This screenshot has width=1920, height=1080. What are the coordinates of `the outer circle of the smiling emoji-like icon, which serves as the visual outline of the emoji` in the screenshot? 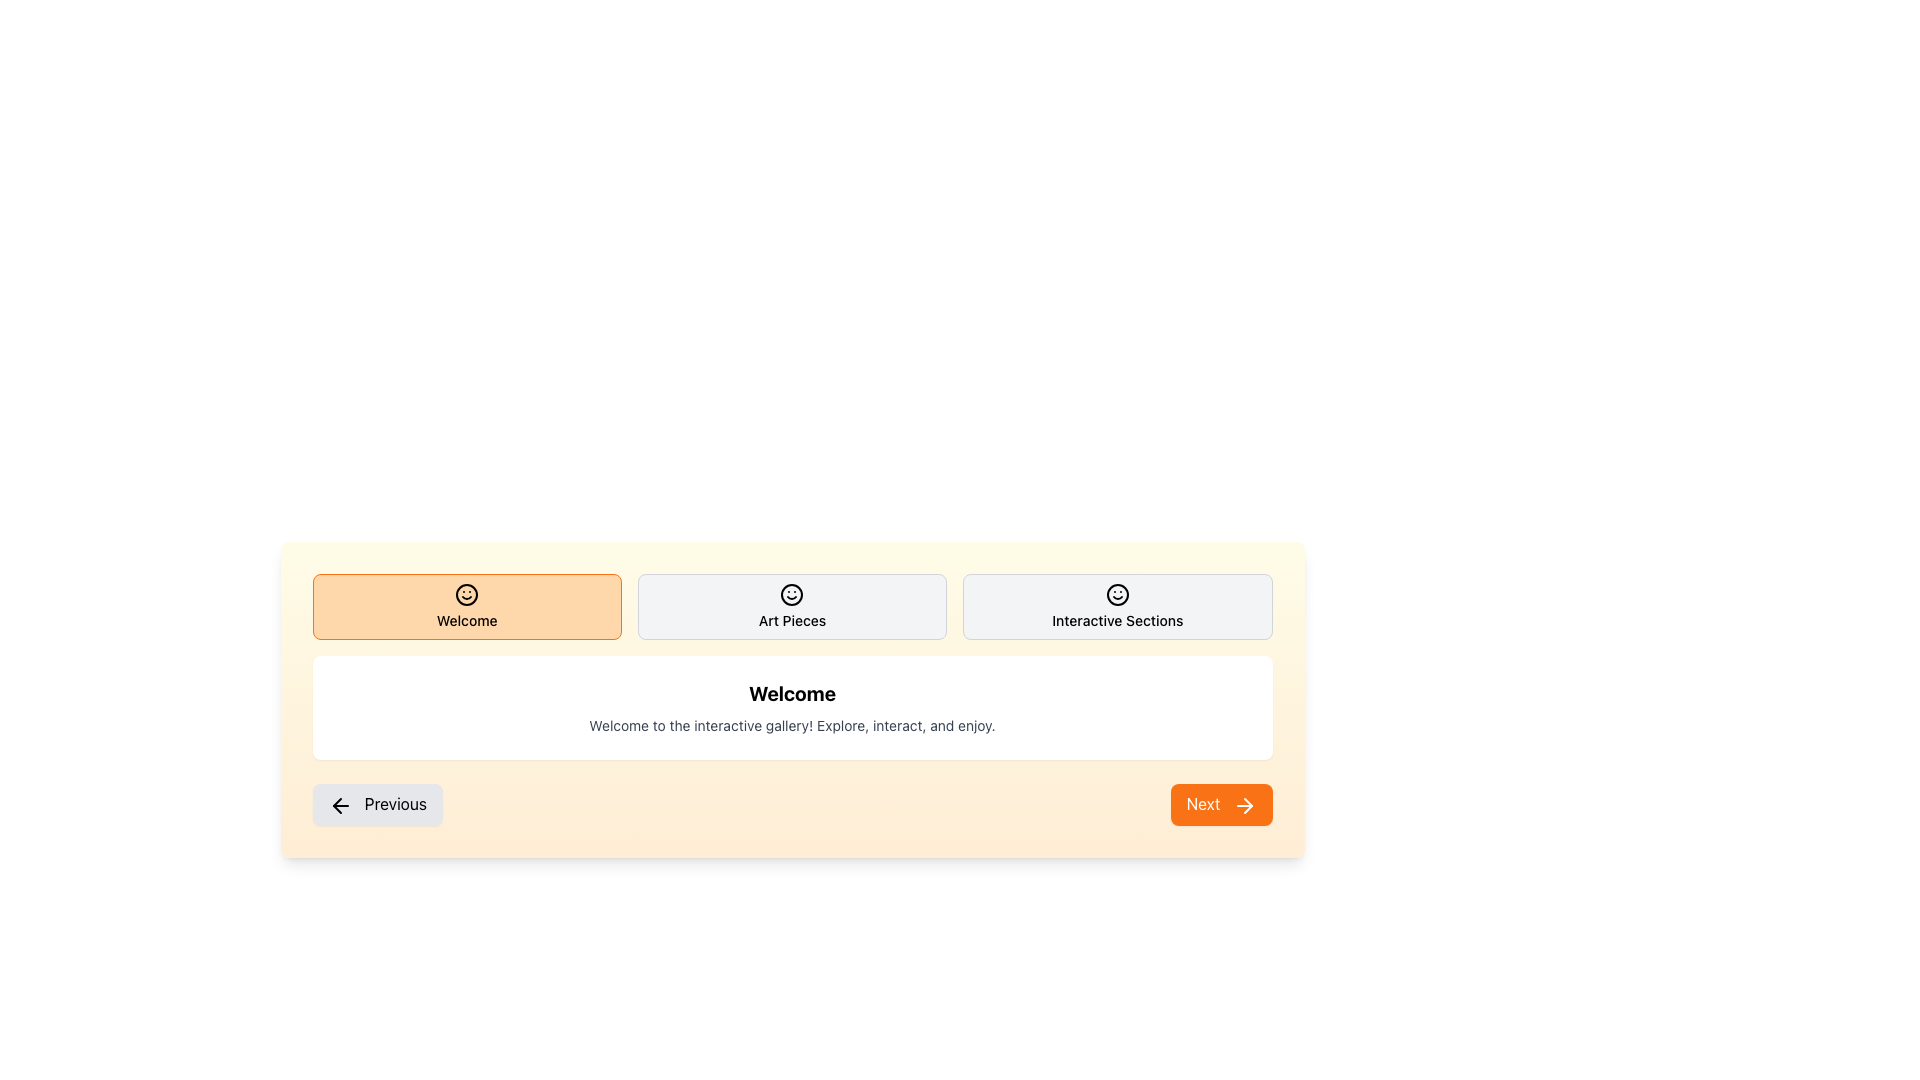 It's located at (1116, 593).